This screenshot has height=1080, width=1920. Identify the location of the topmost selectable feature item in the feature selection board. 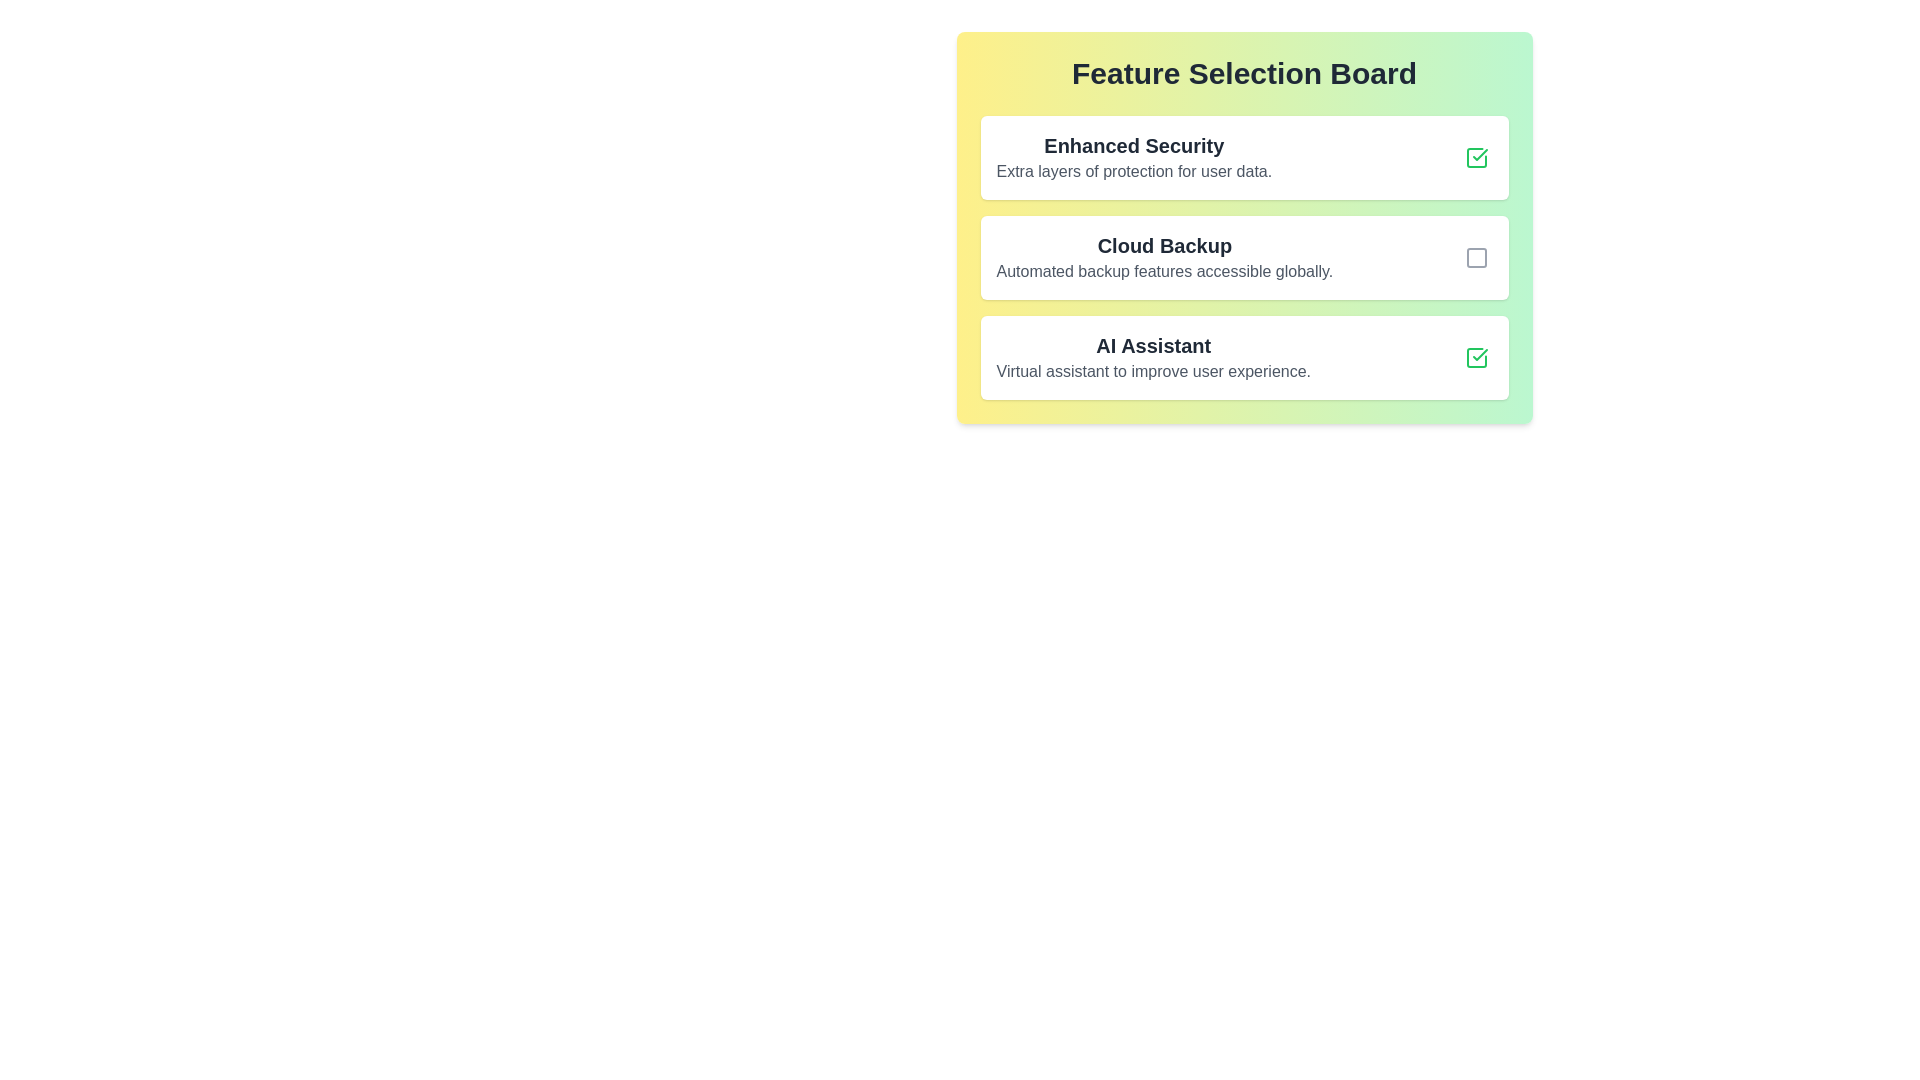
(1243, 157).